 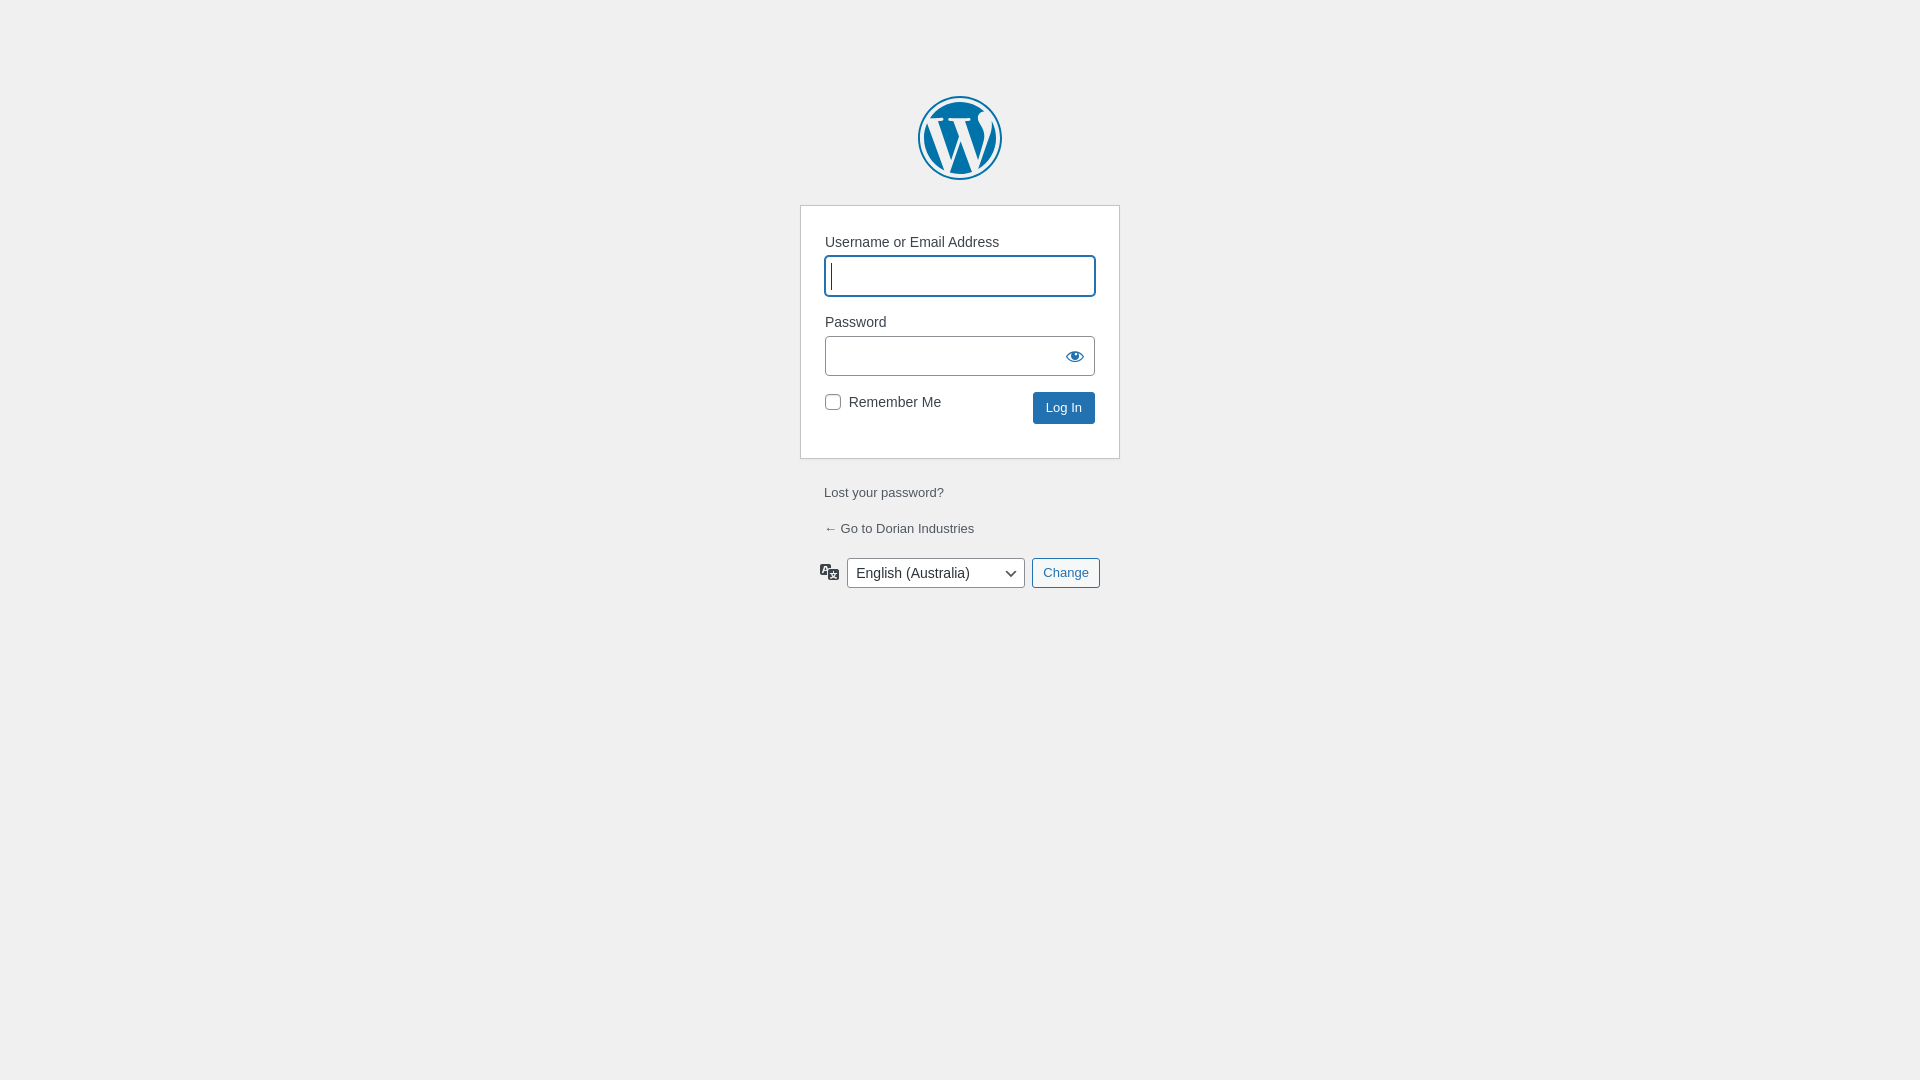 I want to click on 'Powered by WordPress', so click(x=960, y=137).